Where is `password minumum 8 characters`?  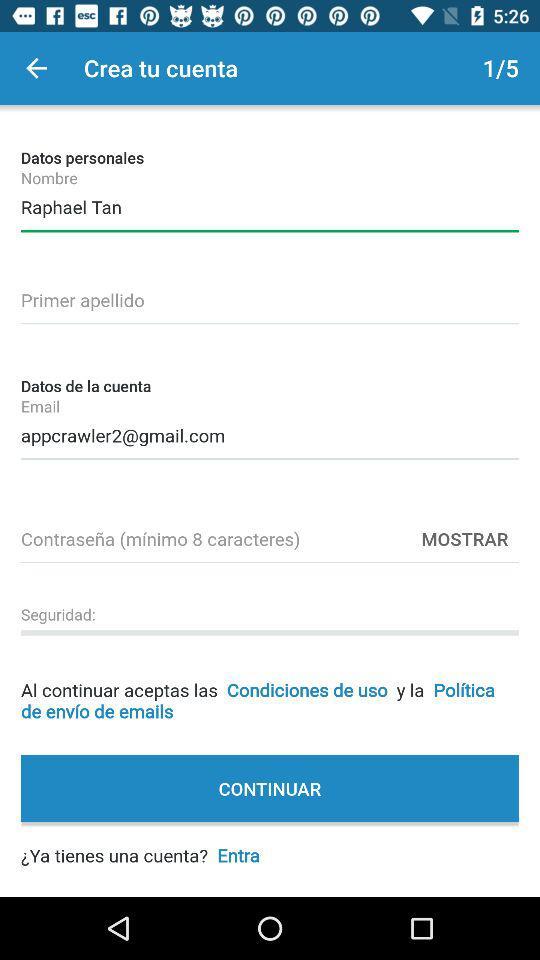 password minumum 8 characters is located at coordinates (270, 535).